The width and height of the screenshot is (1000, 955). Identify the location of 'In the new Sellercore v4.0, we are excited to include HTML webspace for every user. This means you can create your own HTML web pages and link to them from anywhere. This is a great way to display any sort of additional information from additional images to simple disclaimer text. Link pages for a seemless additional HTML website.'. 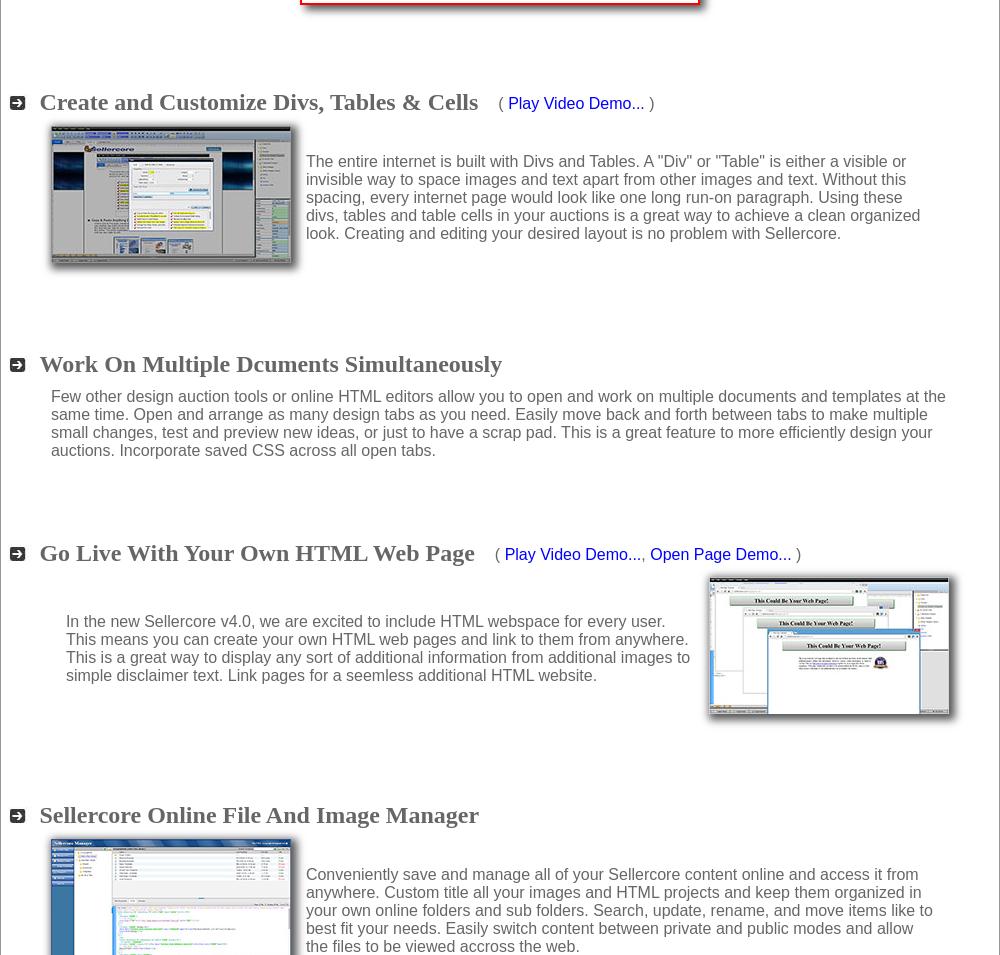
(377, 647).